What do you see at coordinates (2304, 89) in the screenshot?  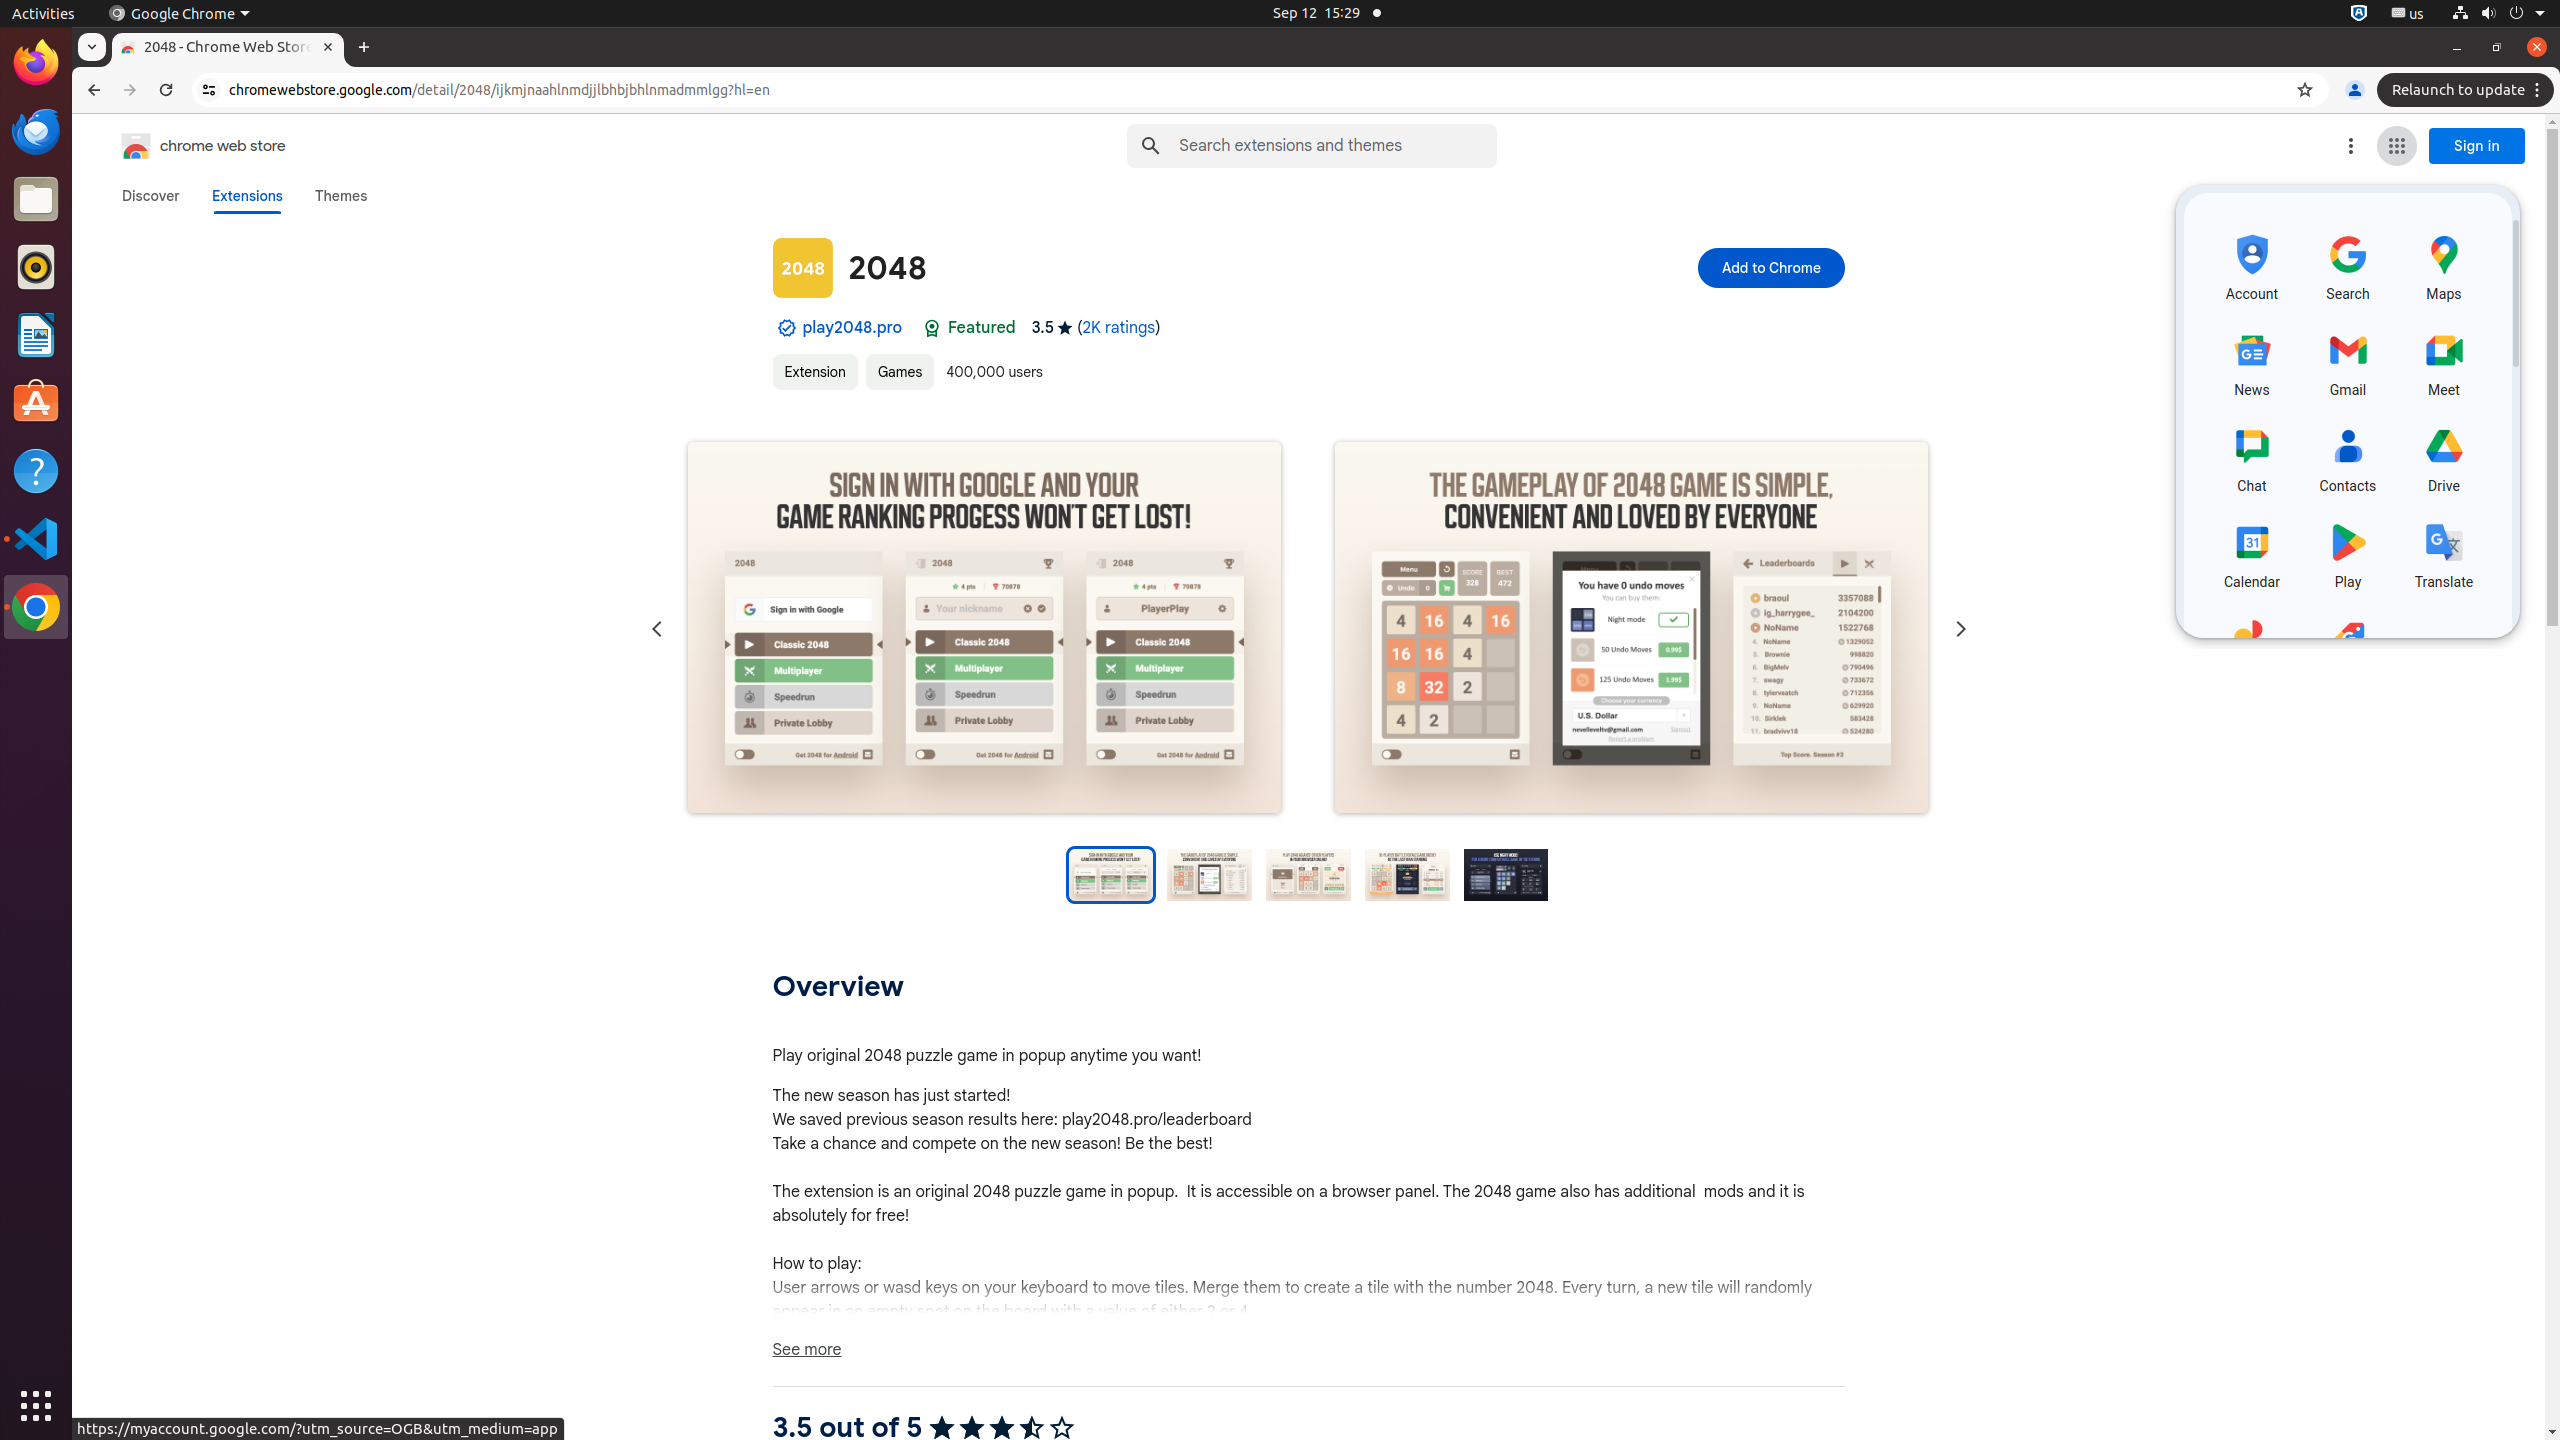 I see `'Bookmark this tab'` at bounding box center [2304, 89].